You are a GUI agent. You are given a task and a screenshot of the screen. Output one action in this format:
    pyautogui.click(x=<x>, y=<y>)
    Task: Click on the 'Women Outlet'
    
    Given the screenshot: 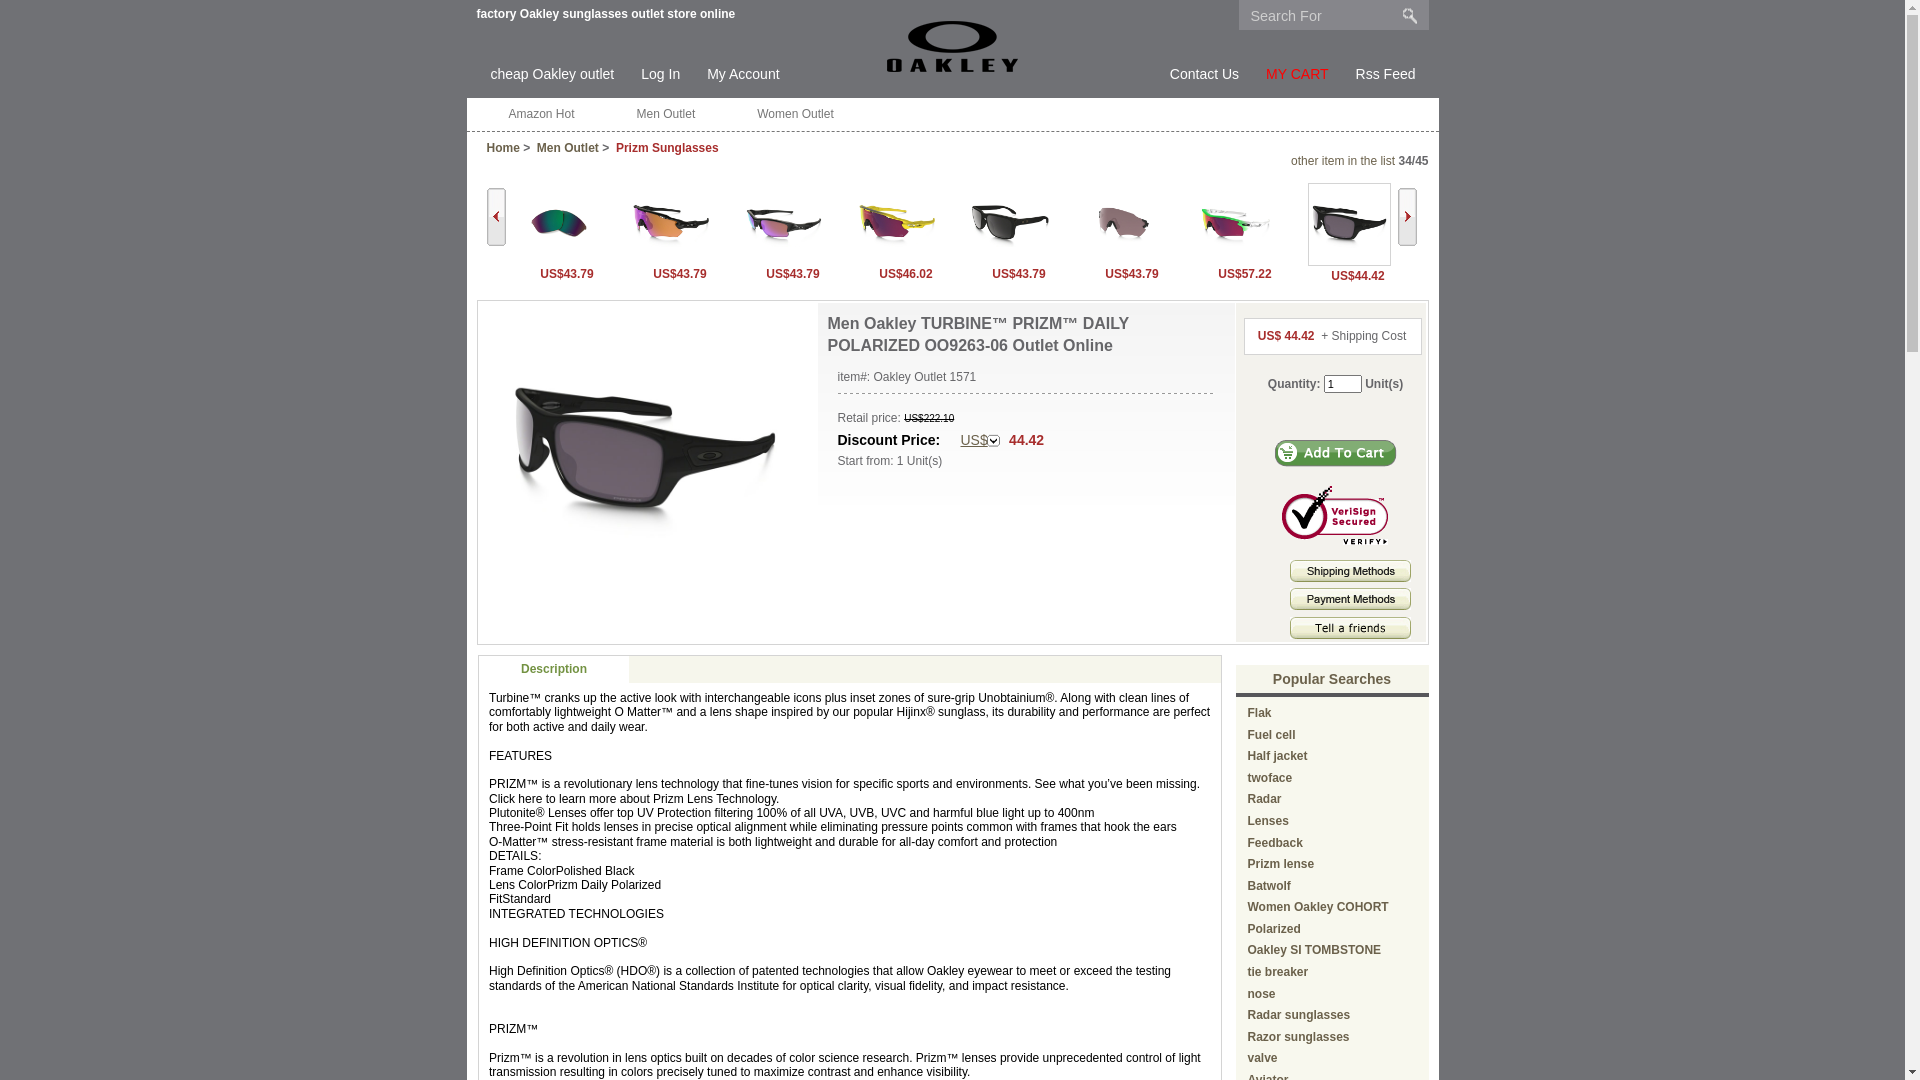 What is the action you would take?
    pyautogui.click(x=794, y=114)
    